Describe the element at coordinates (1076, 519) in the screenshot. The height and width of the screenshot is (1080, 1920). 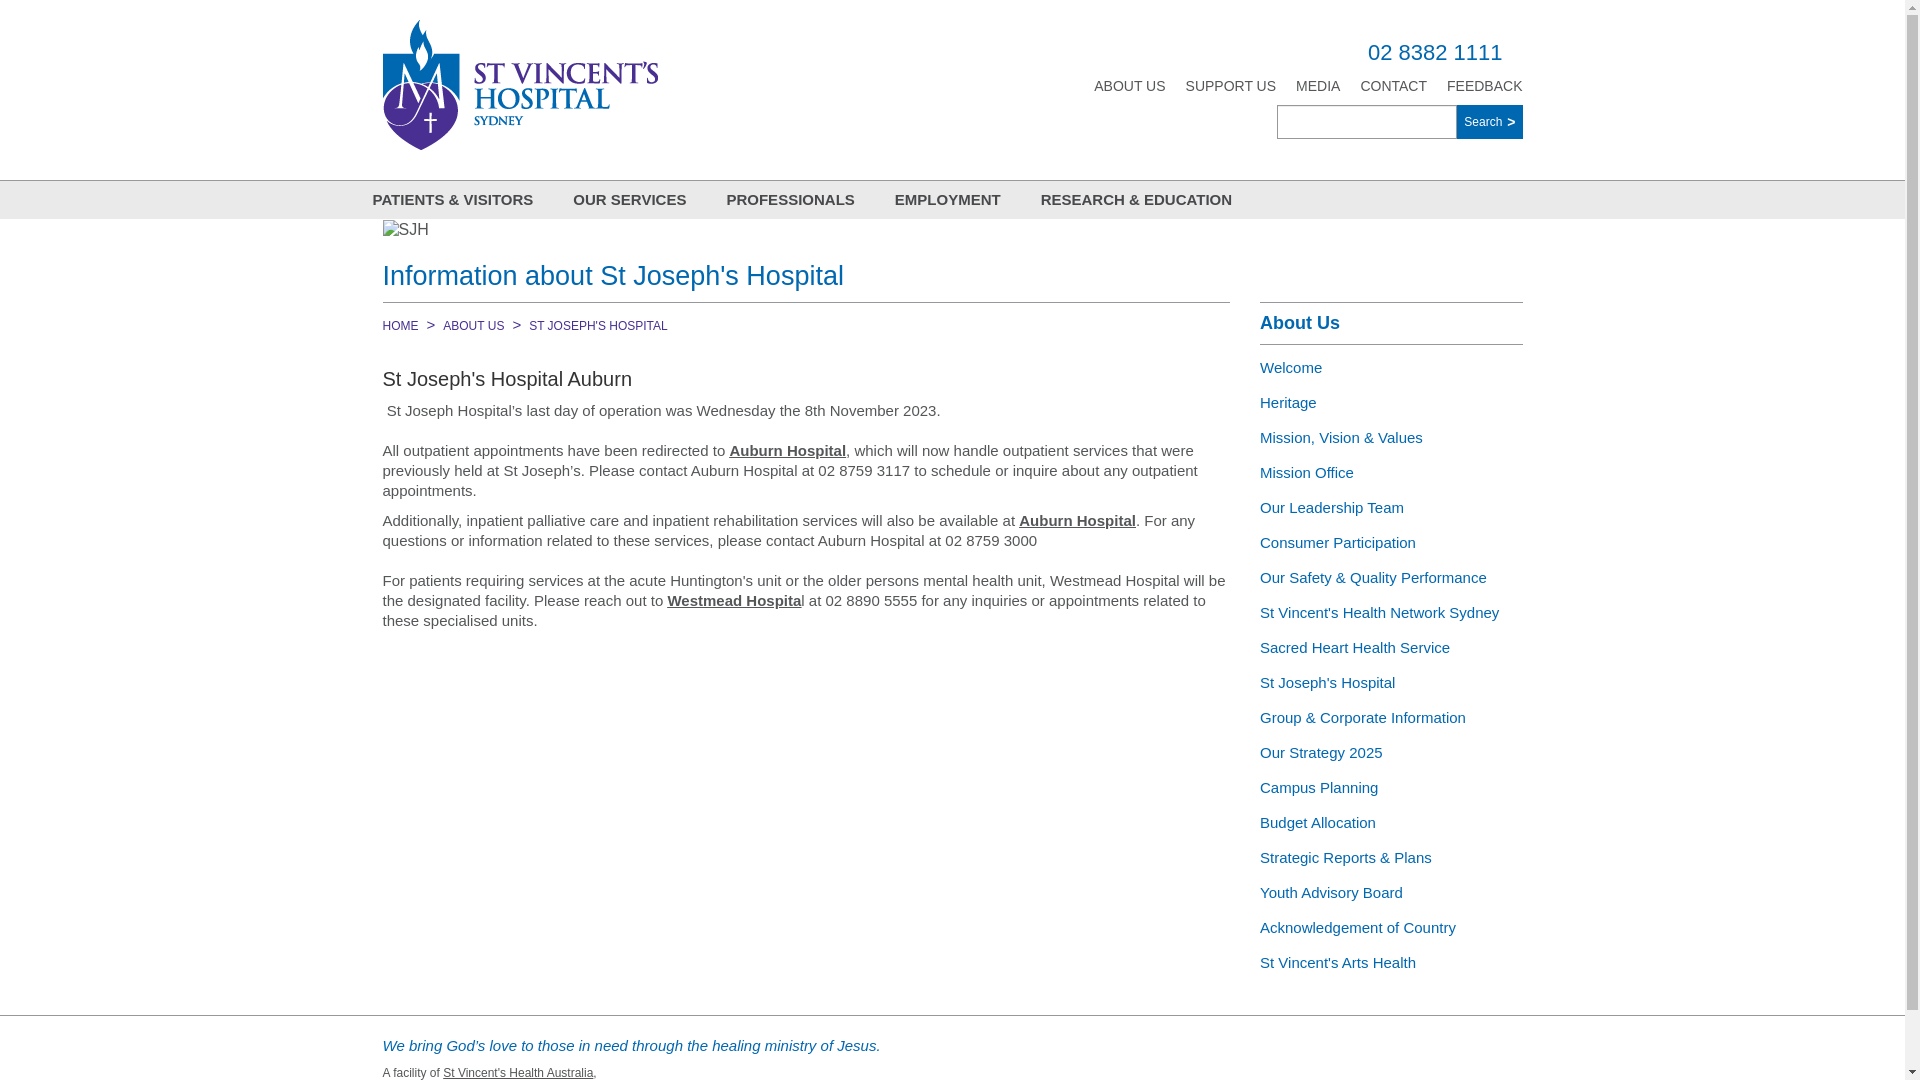
I see `'Auburn Hospital'` at that location.